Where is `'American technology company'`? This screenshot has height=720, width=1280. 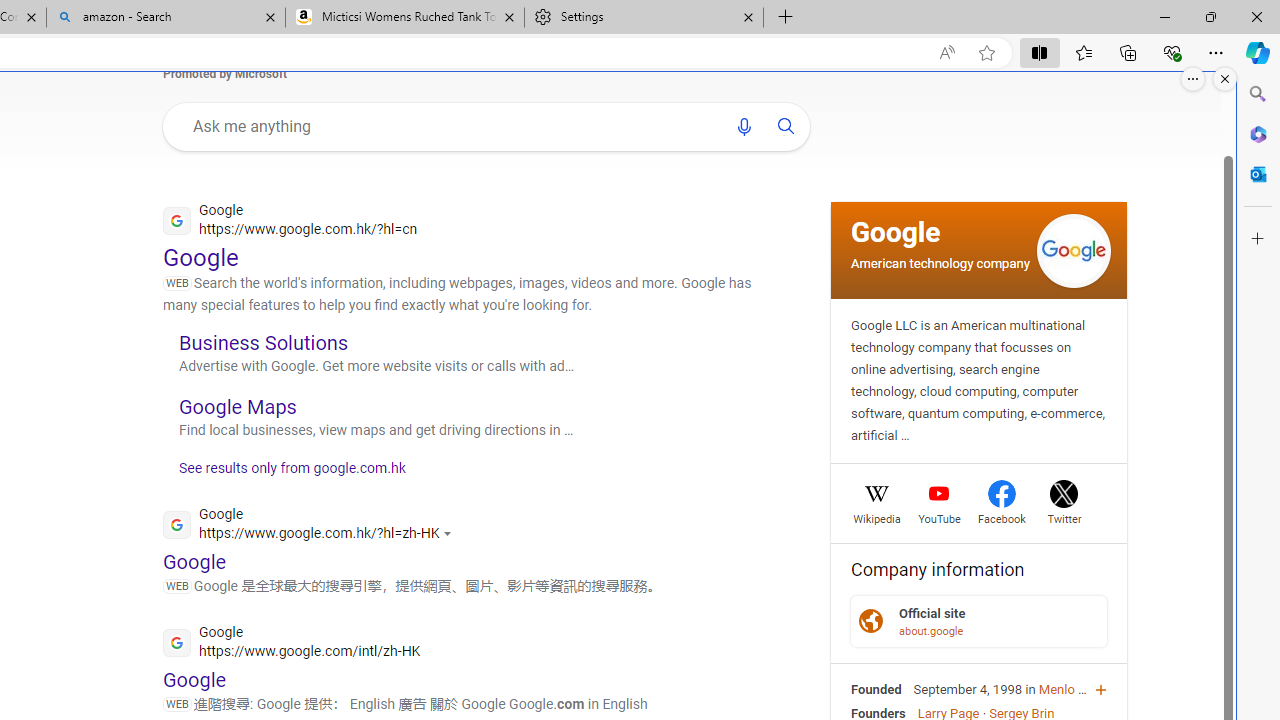
'American technology company' is located at coordinates (939, 261).